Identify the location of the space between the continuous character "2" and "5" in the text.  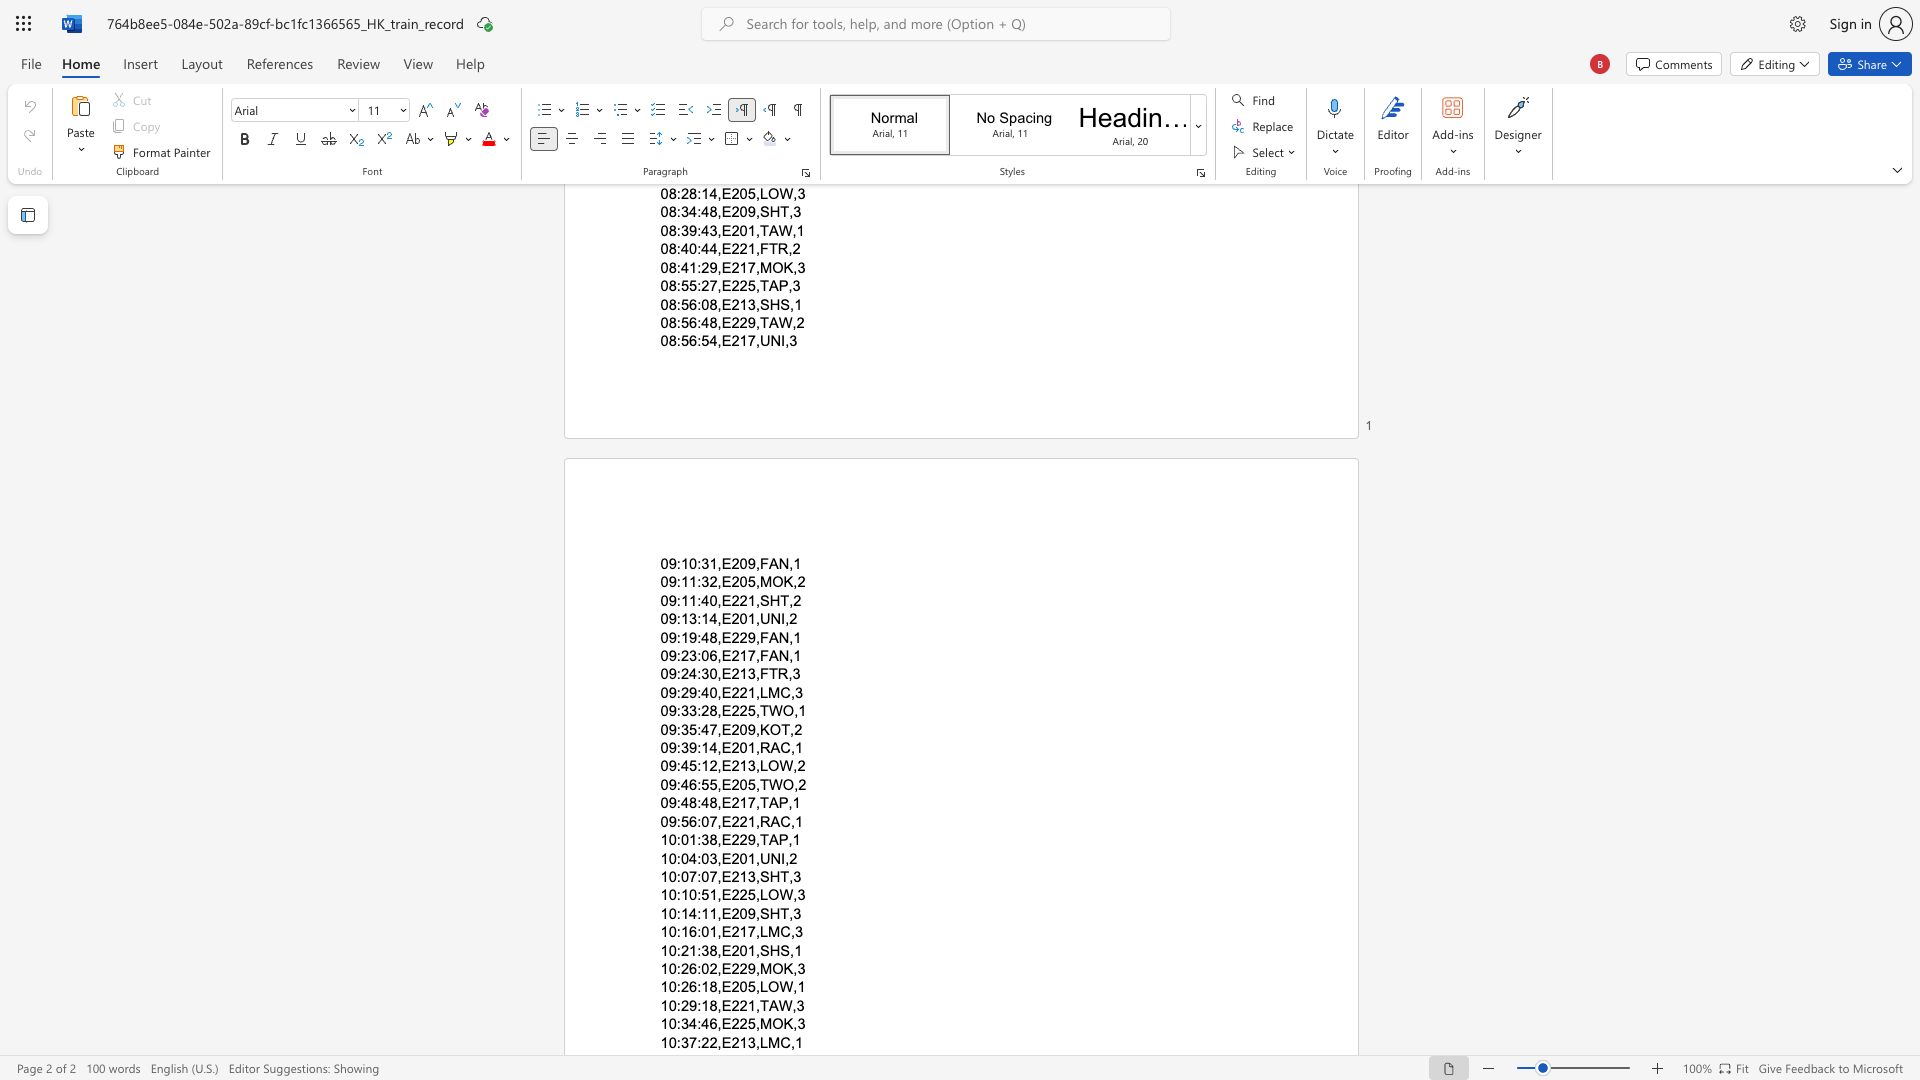
(746, 710).